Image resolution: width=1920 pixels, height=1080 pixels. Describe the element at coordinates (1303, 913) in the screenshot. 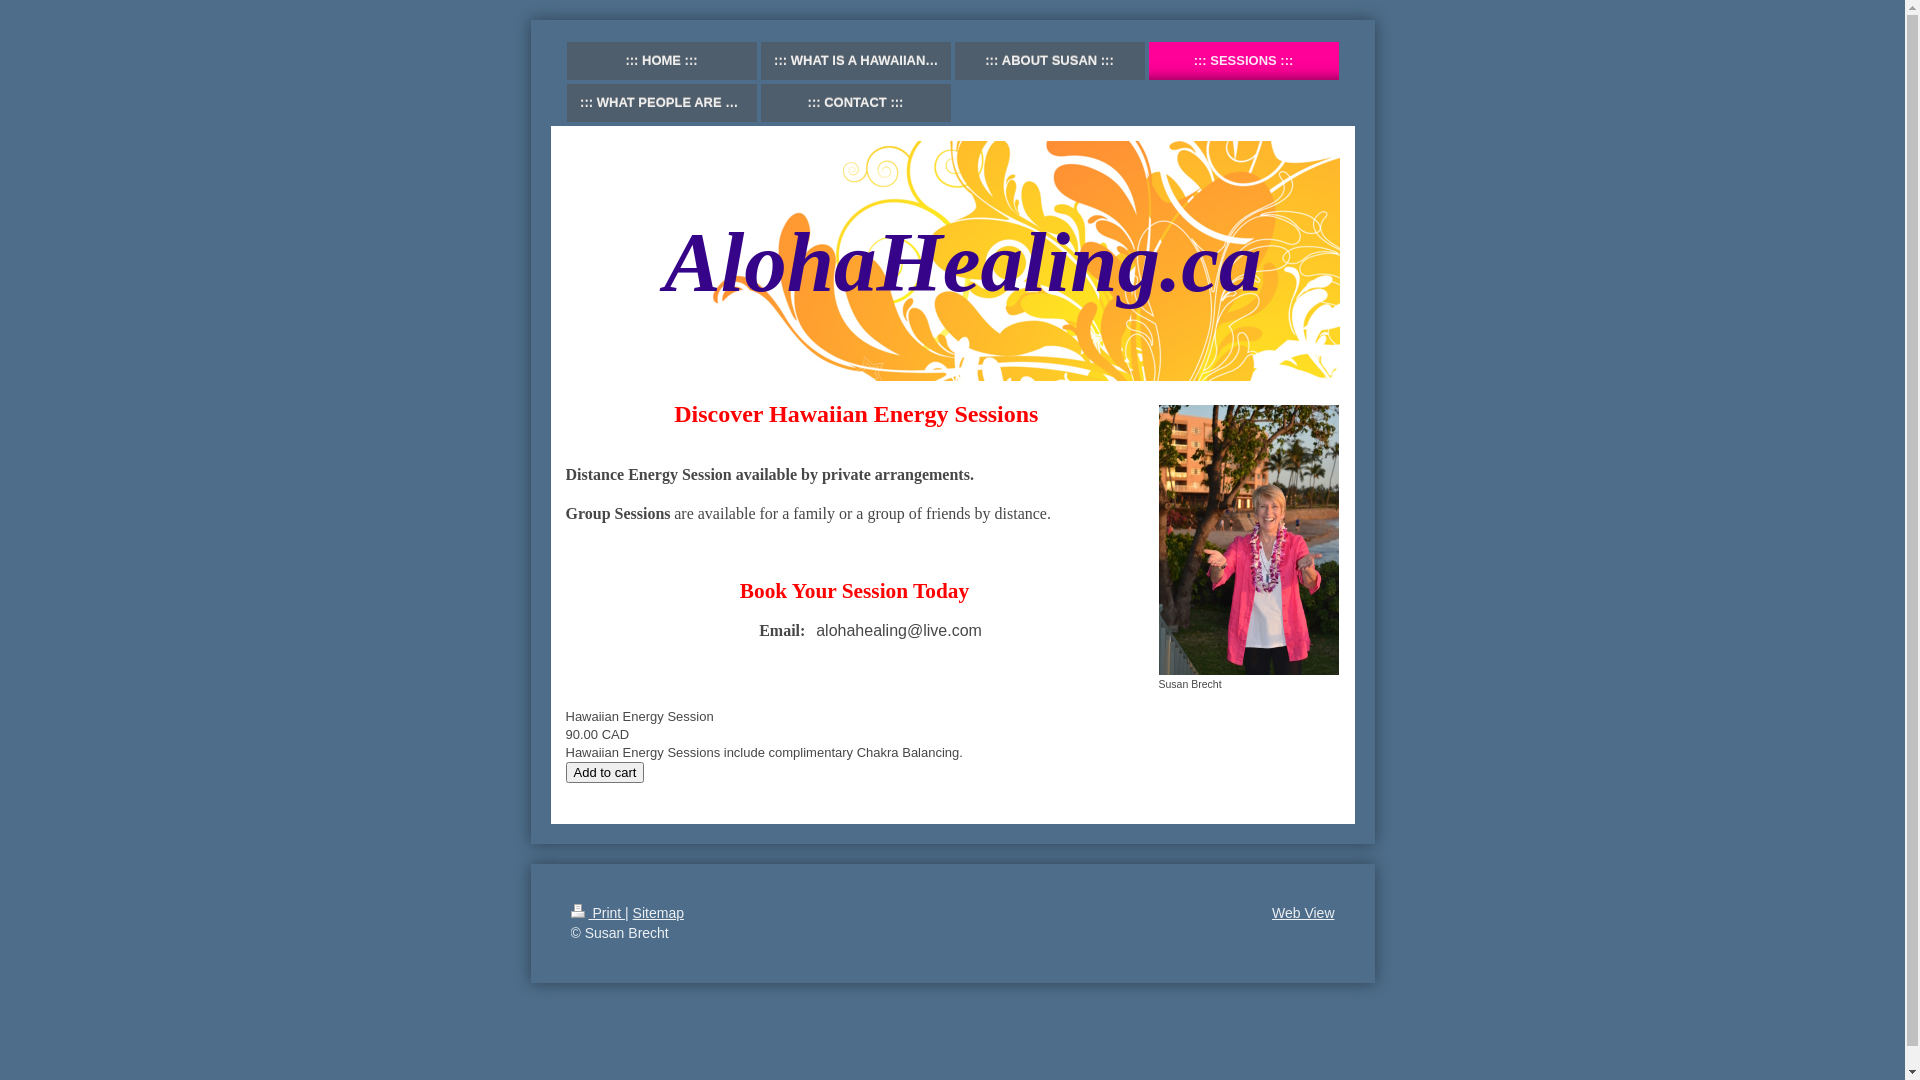

I see `'Web View'` at that location.